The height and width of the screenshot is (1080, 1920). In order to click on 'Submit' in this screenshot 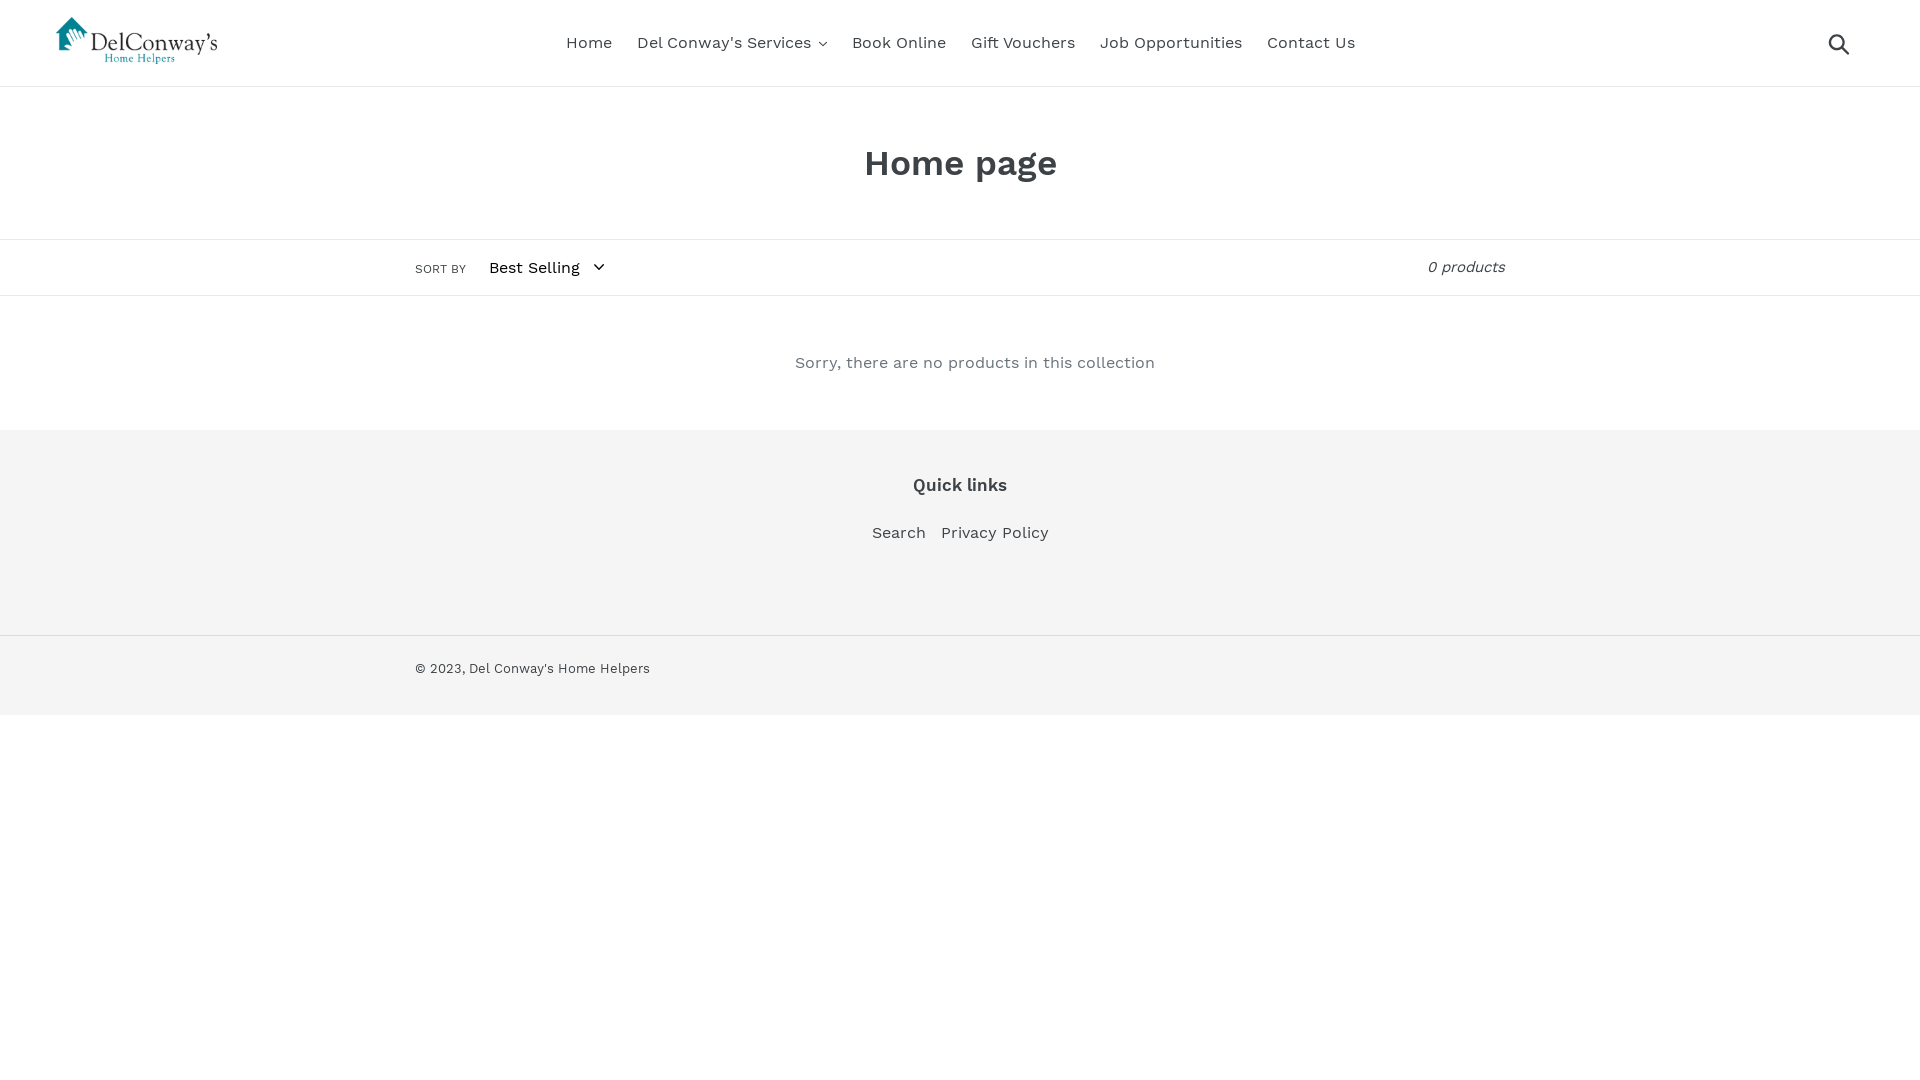, I will do `click(1840, 42)`.